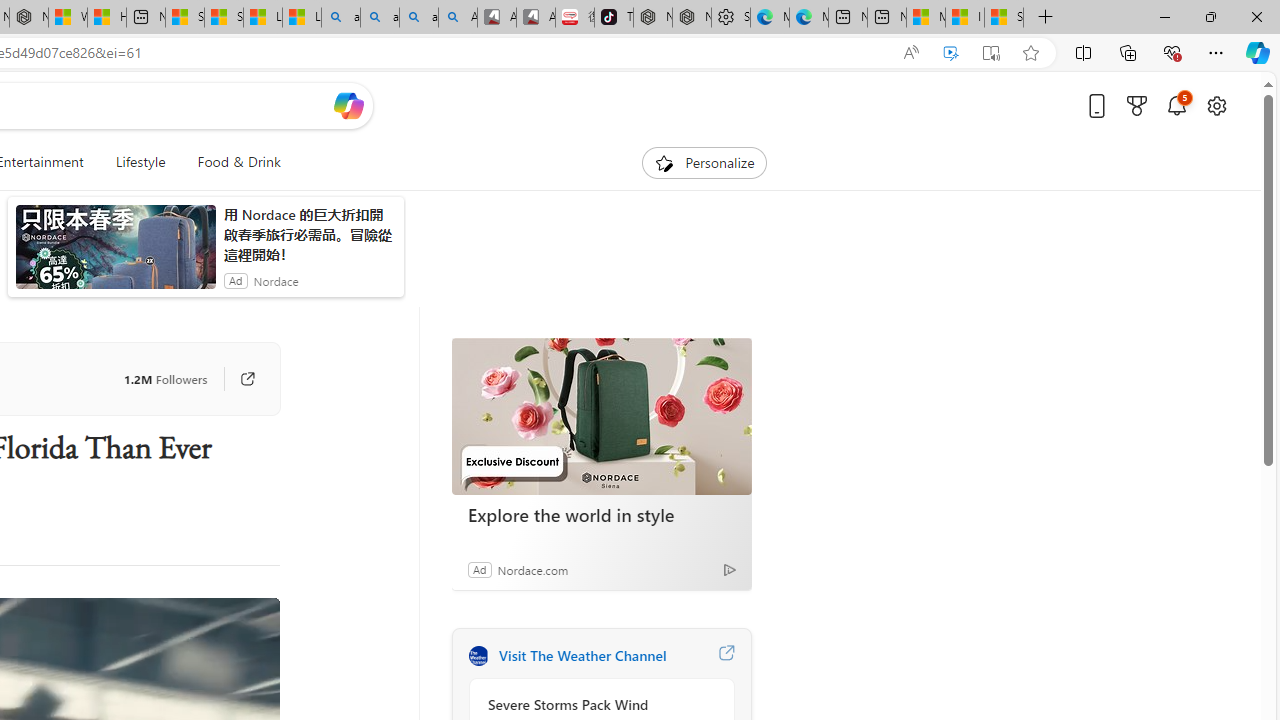  I want to click on 'Go to publisher', so click(246, 379).